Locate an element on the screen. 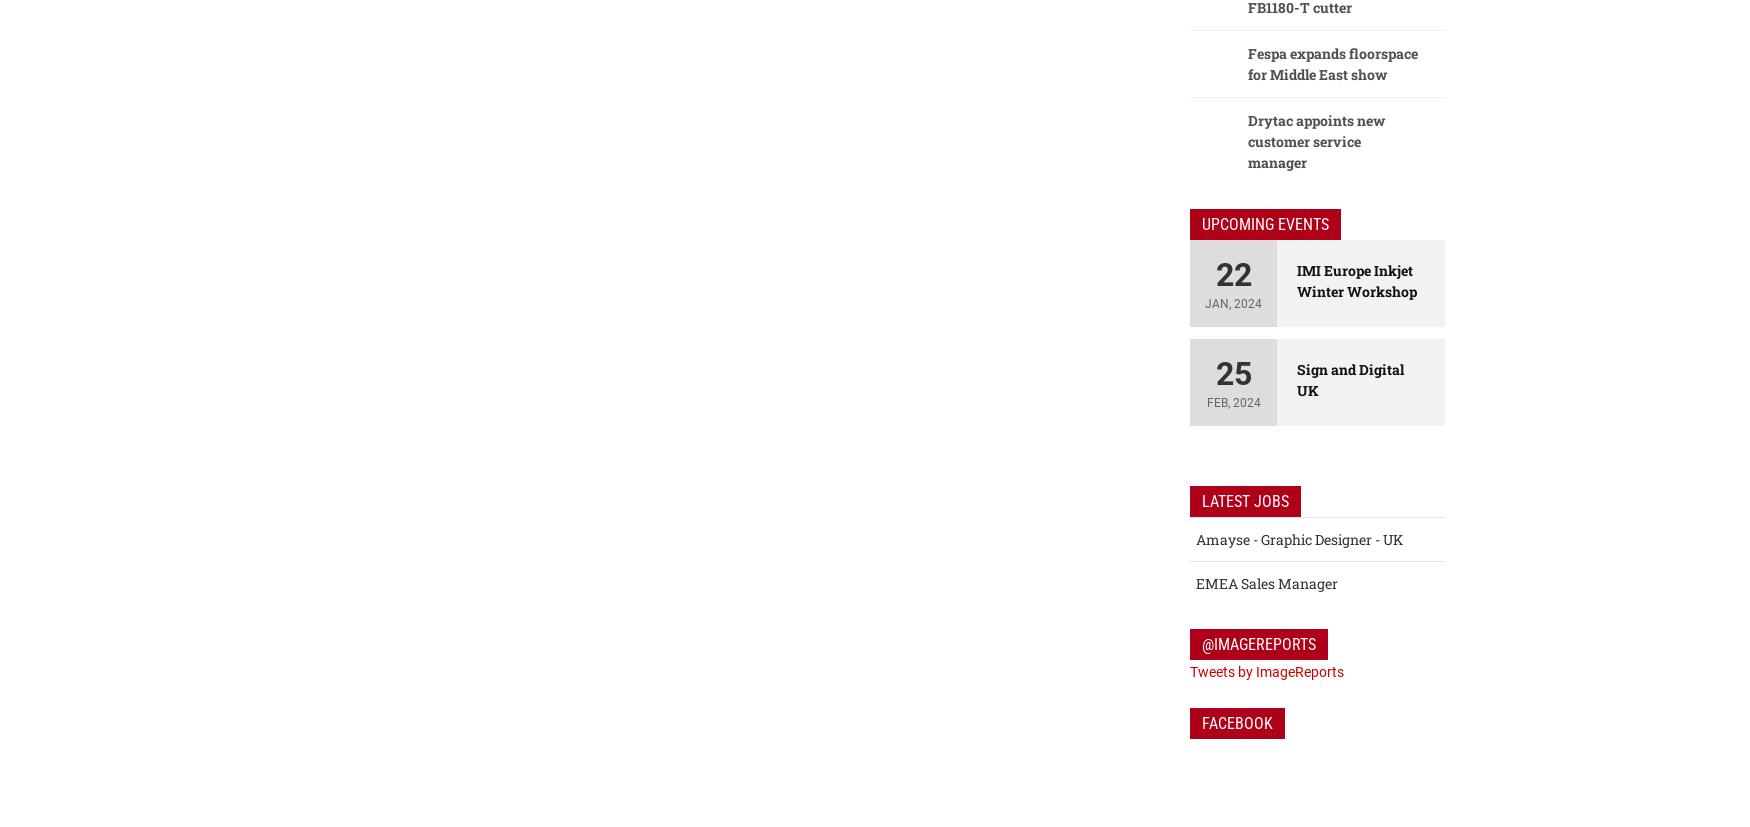 The height and width of the screenshot is (827, 1750). 'Upcoming Events' is located at coordinates (1264, 223).